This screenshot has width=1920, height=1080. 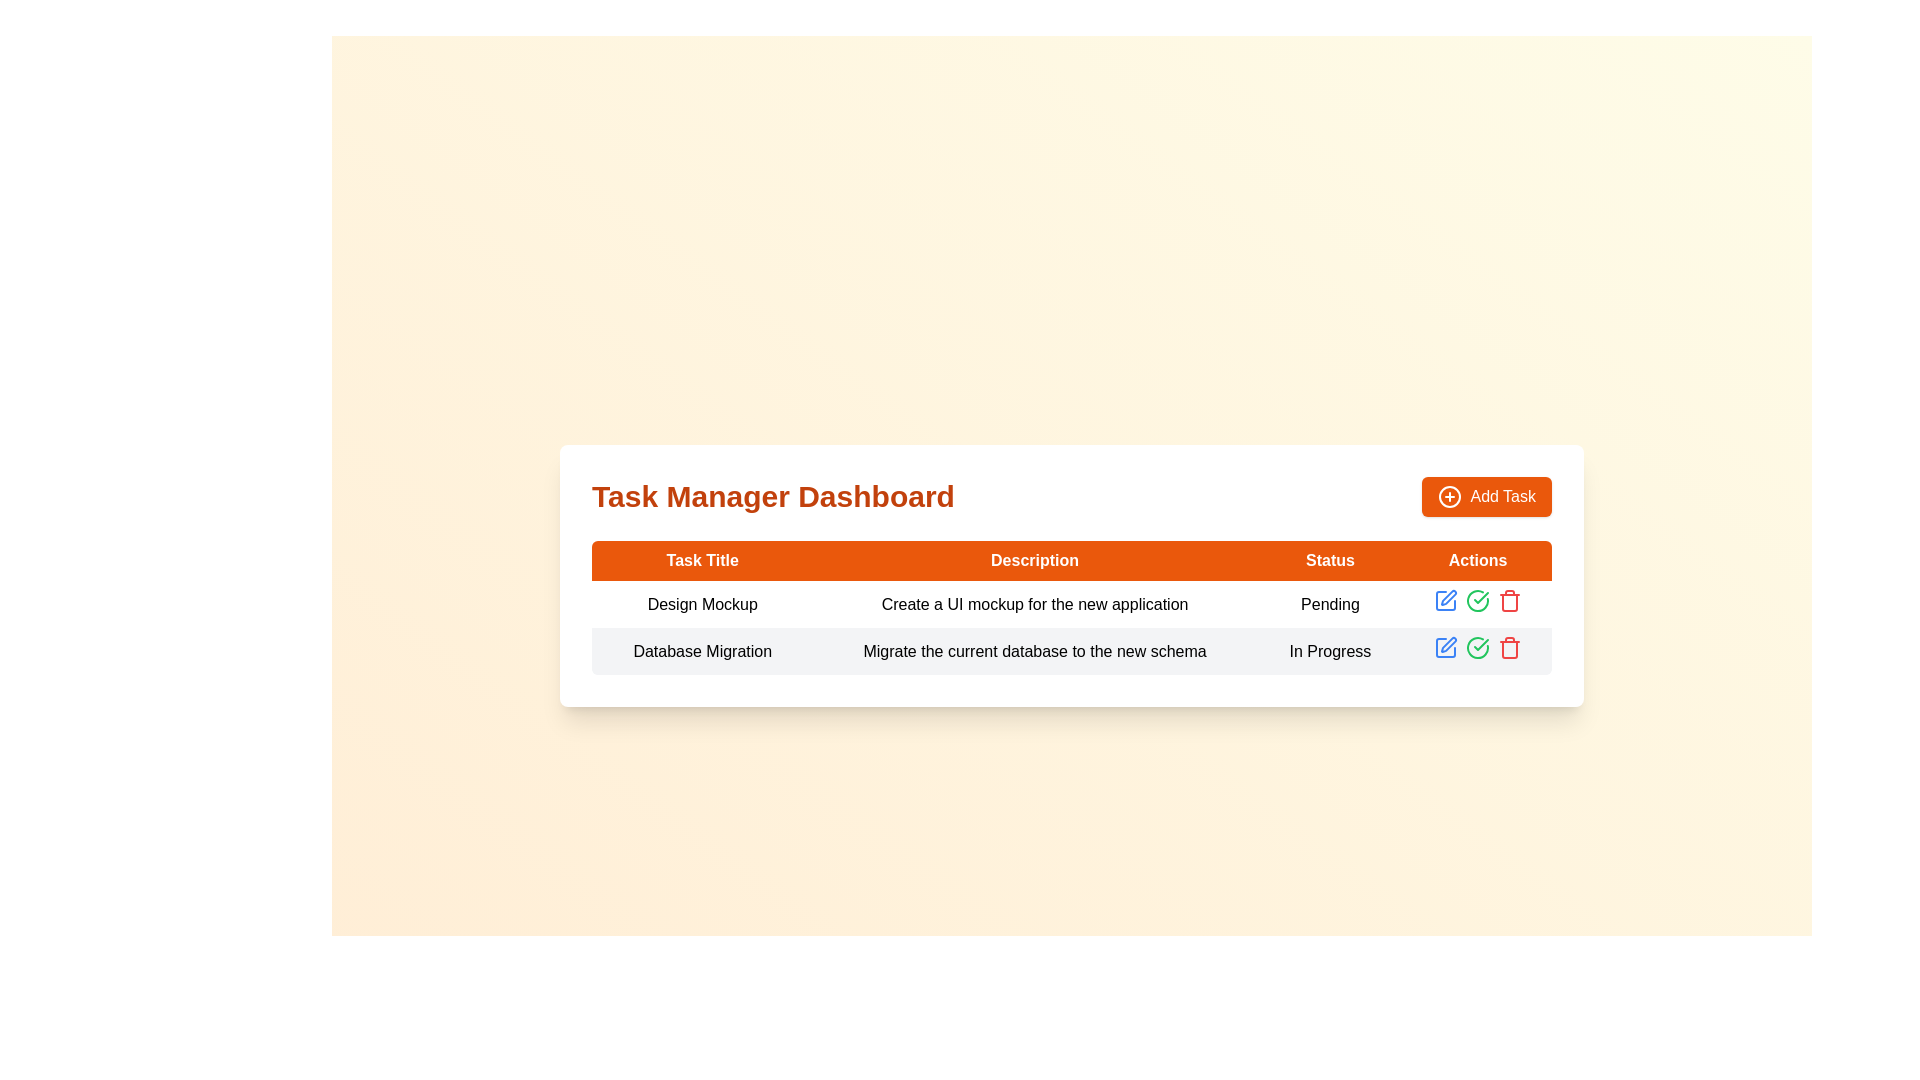 I want to click on the confirmation button with an SVG icon in the second row of the table under the 'Actions' column, so click(x=1478, y=648).